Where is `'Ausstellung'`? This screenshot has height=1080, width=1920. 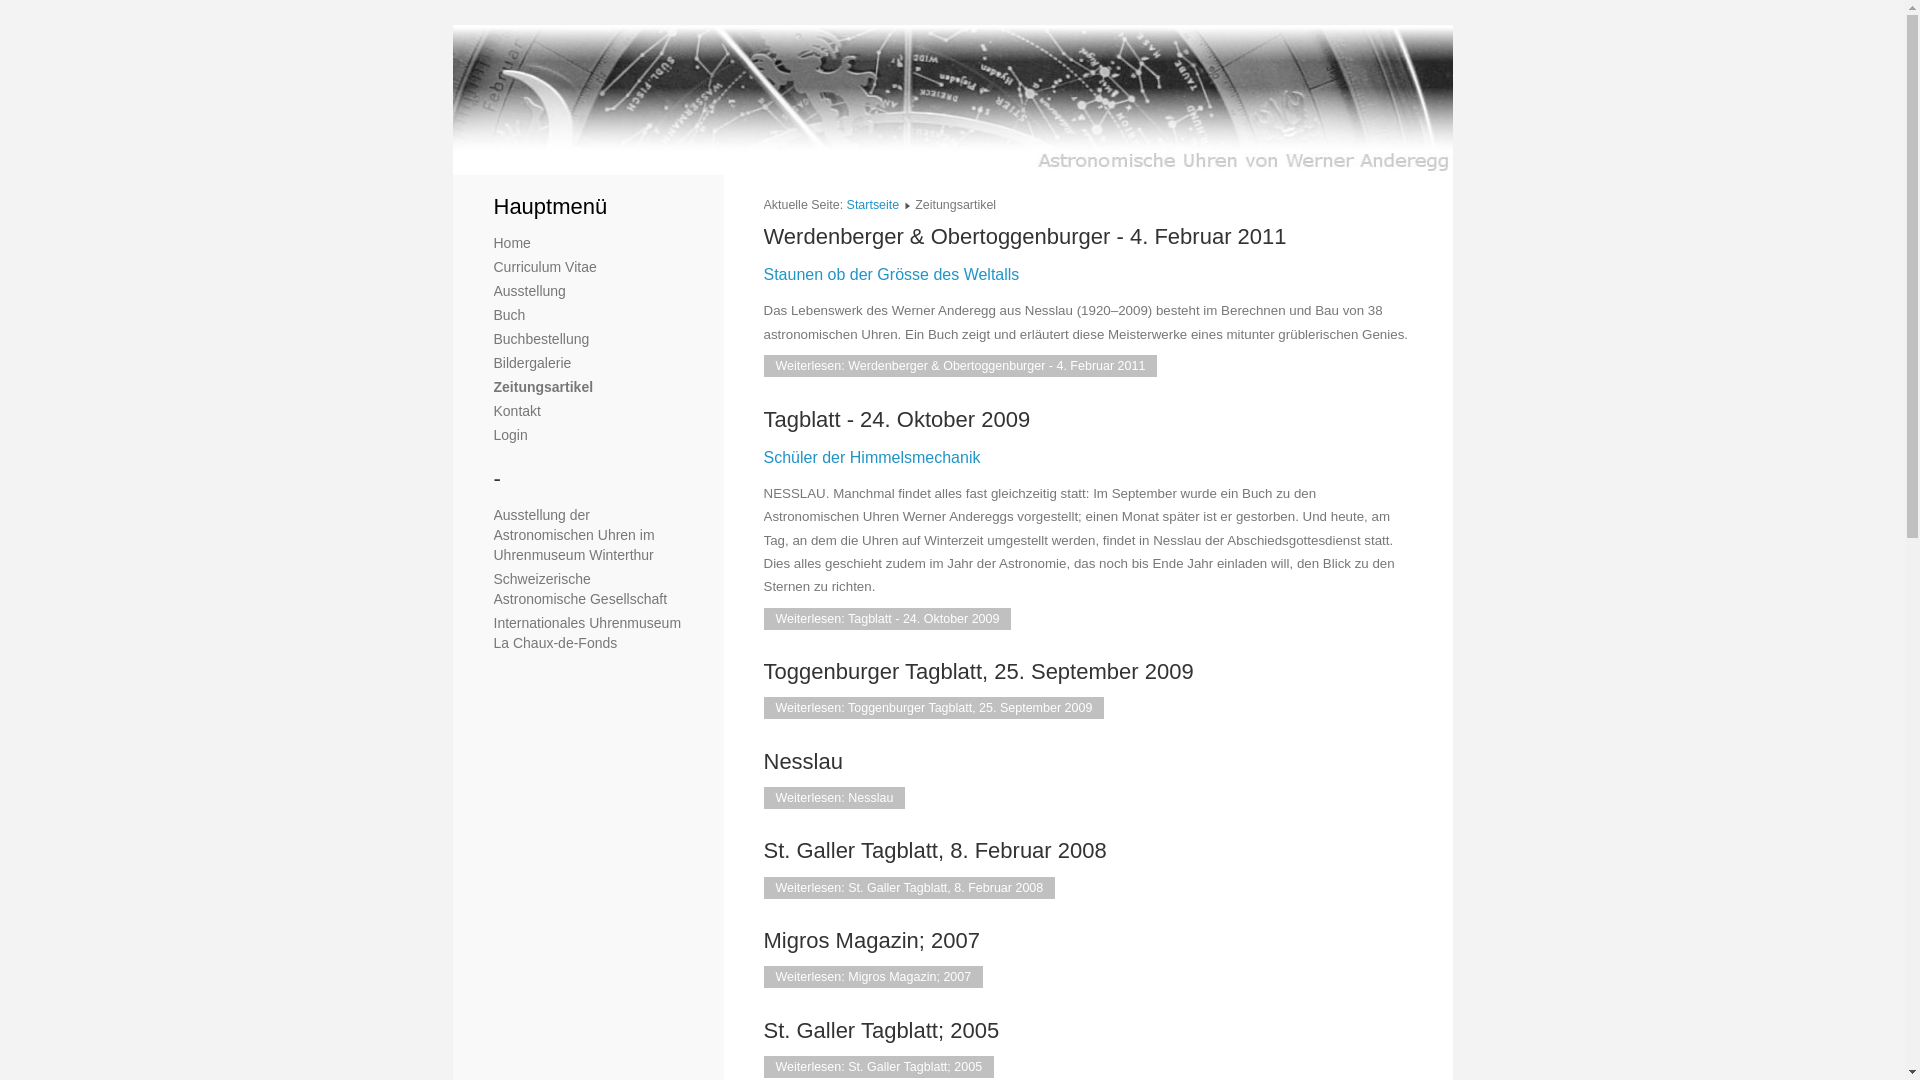
'Ausstellung' is located at coordinates (529, 290).